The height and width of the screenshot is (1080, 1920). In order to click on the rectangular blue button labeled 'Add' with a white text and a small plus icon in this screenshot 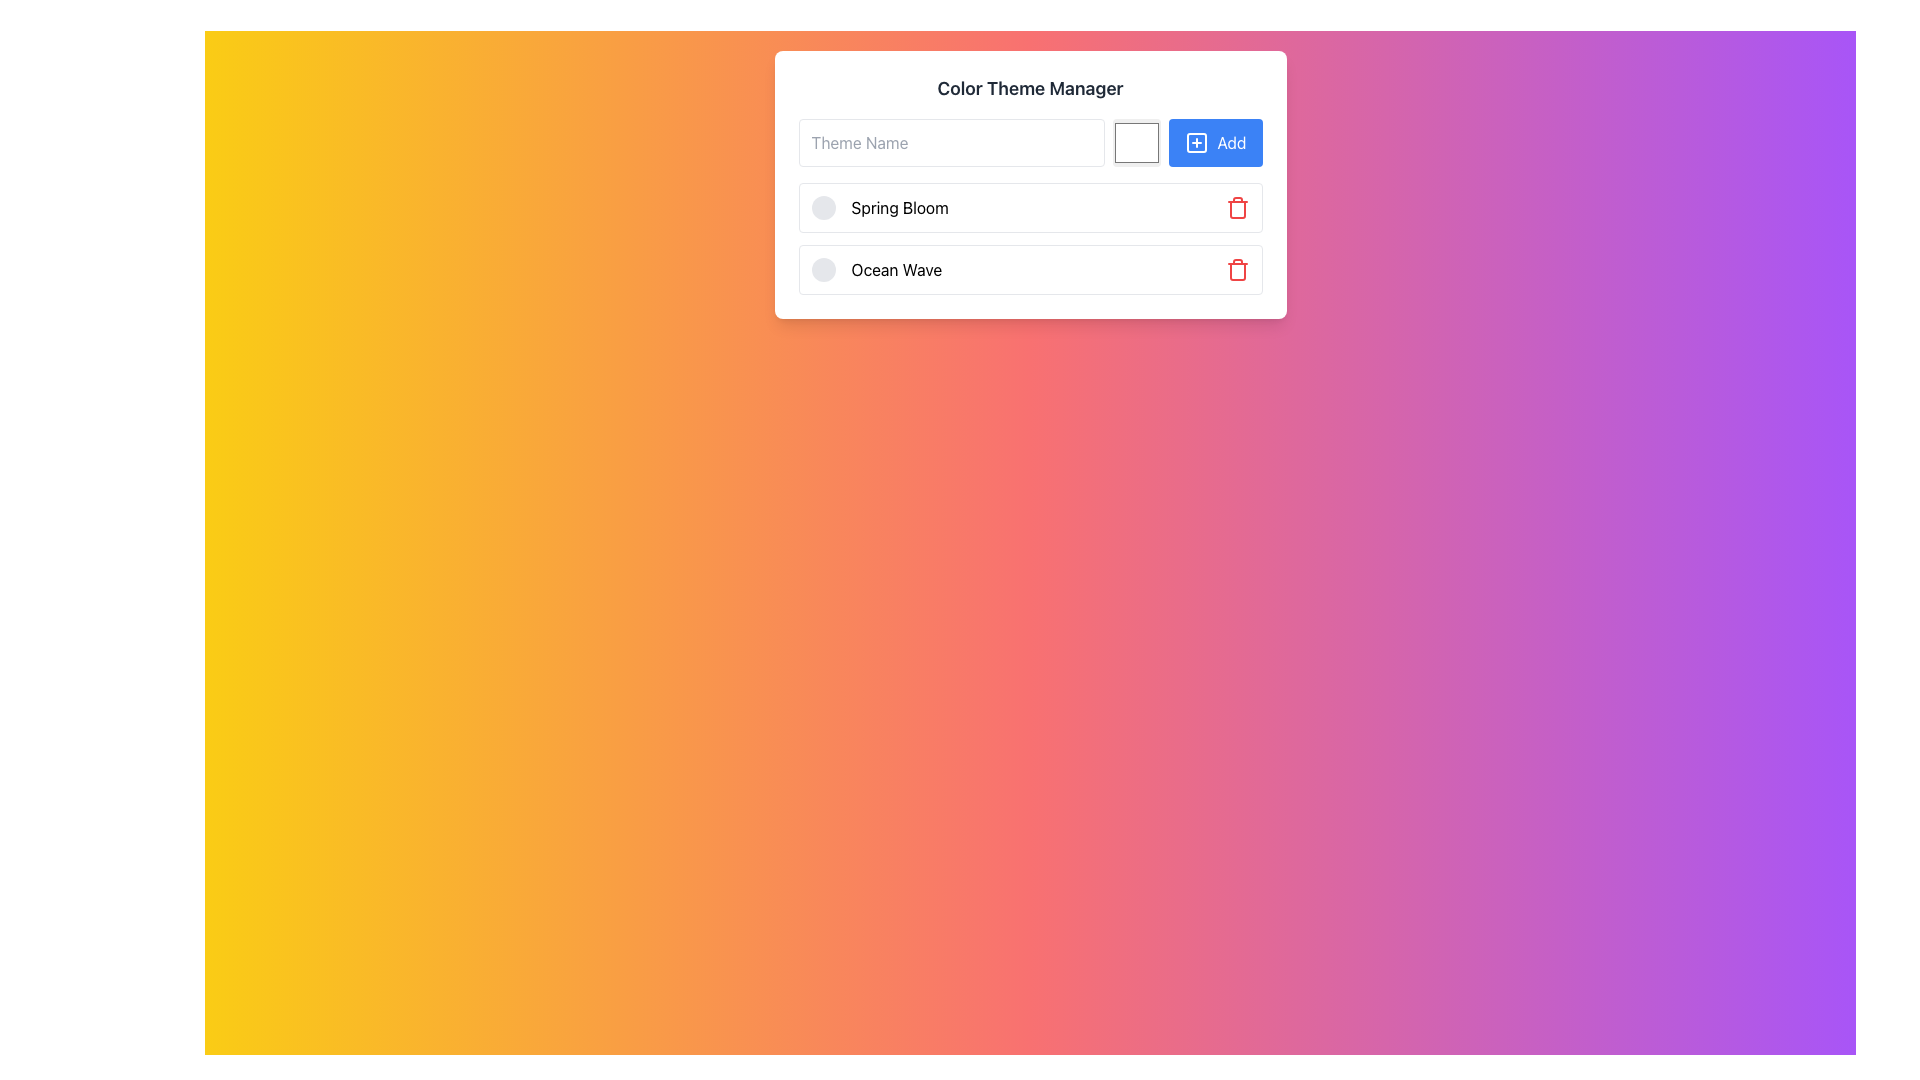, I will do `click(1214, 141)`.